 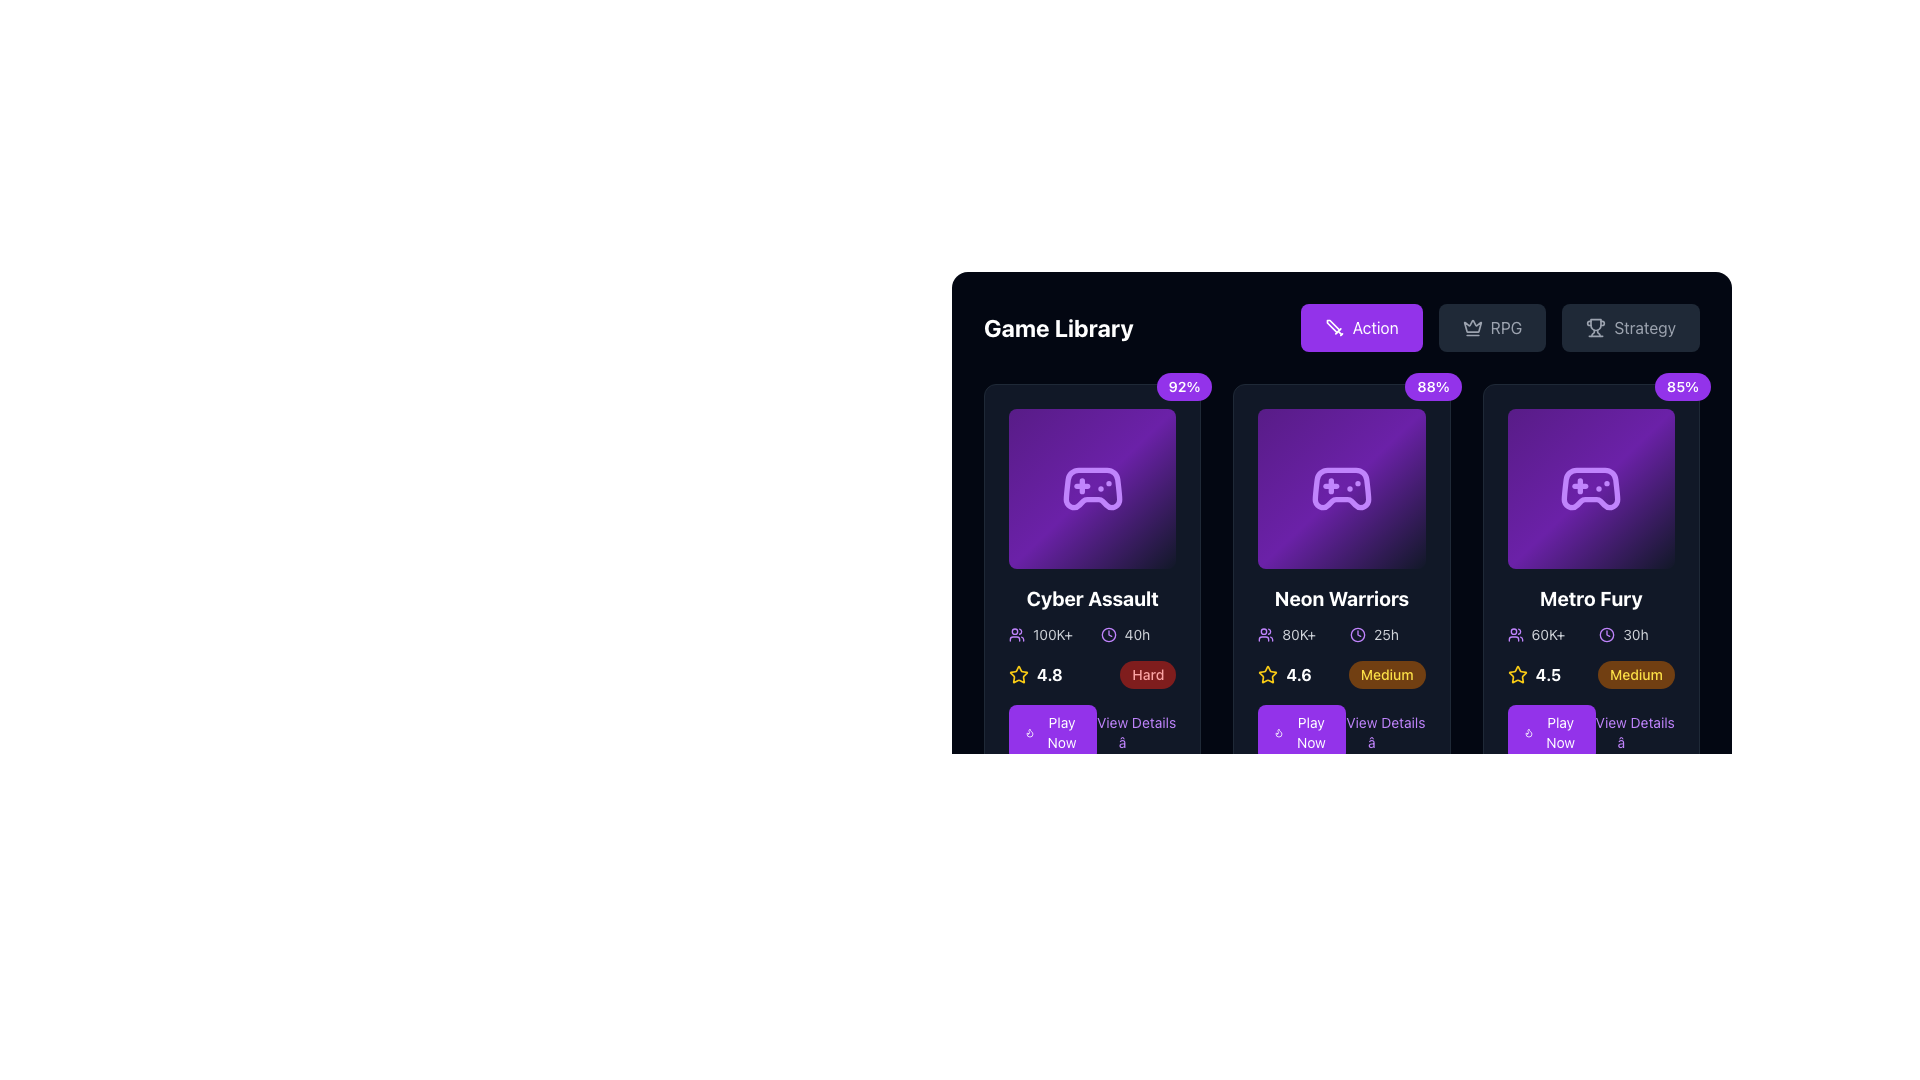 What do you see at coordinates (1550, 732) in the screenshot?
I see `the button located in the bottom section of the 'Metro Fury' card in the 'Game Library' to observe a change in color for interactivity feedback` at bounding box center [1550, 732].